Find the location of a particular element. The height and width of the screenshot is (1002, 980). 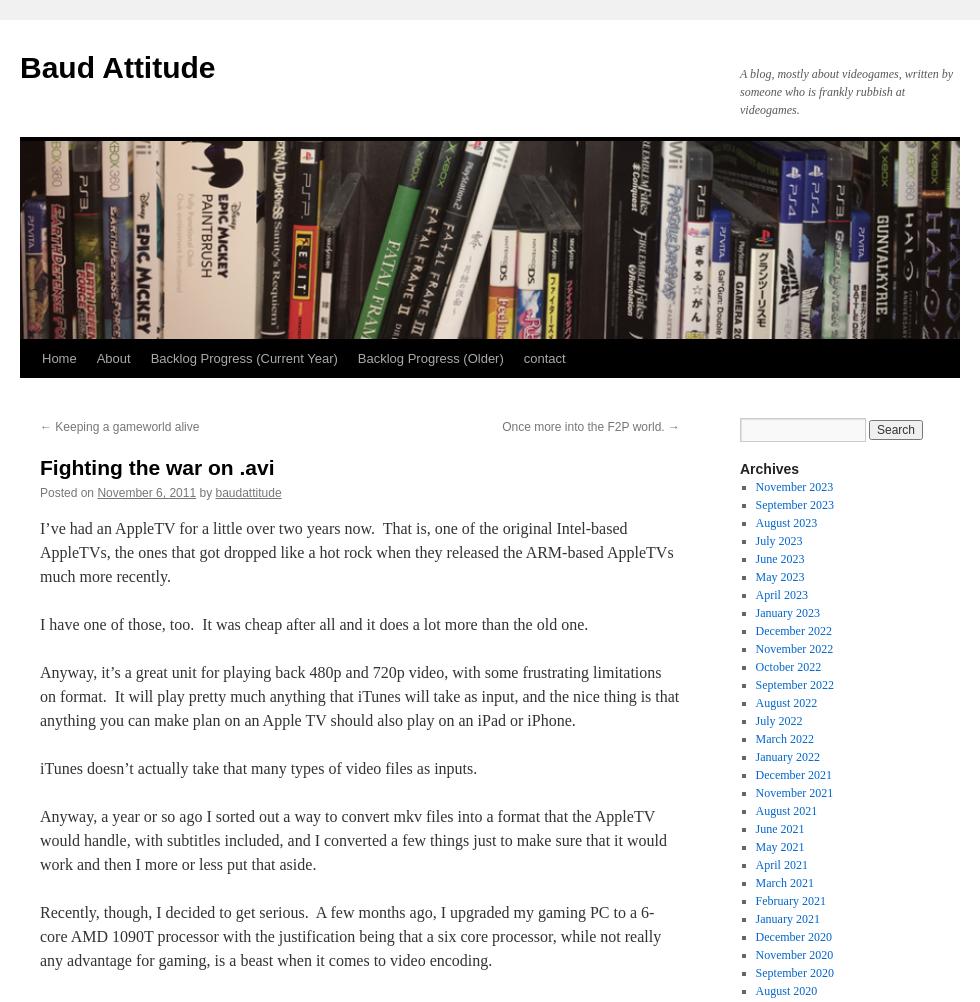

'Anyway, it’s a great unit for playing back 480p and 720p video, with some frustrating limitations on format.  It will play pretty much anything that iTunes will take as input, and the nice thing is that anything you can make plan on an Apple TV should also play on an iPad or iPhone.' is located at coordinates (359, 696).